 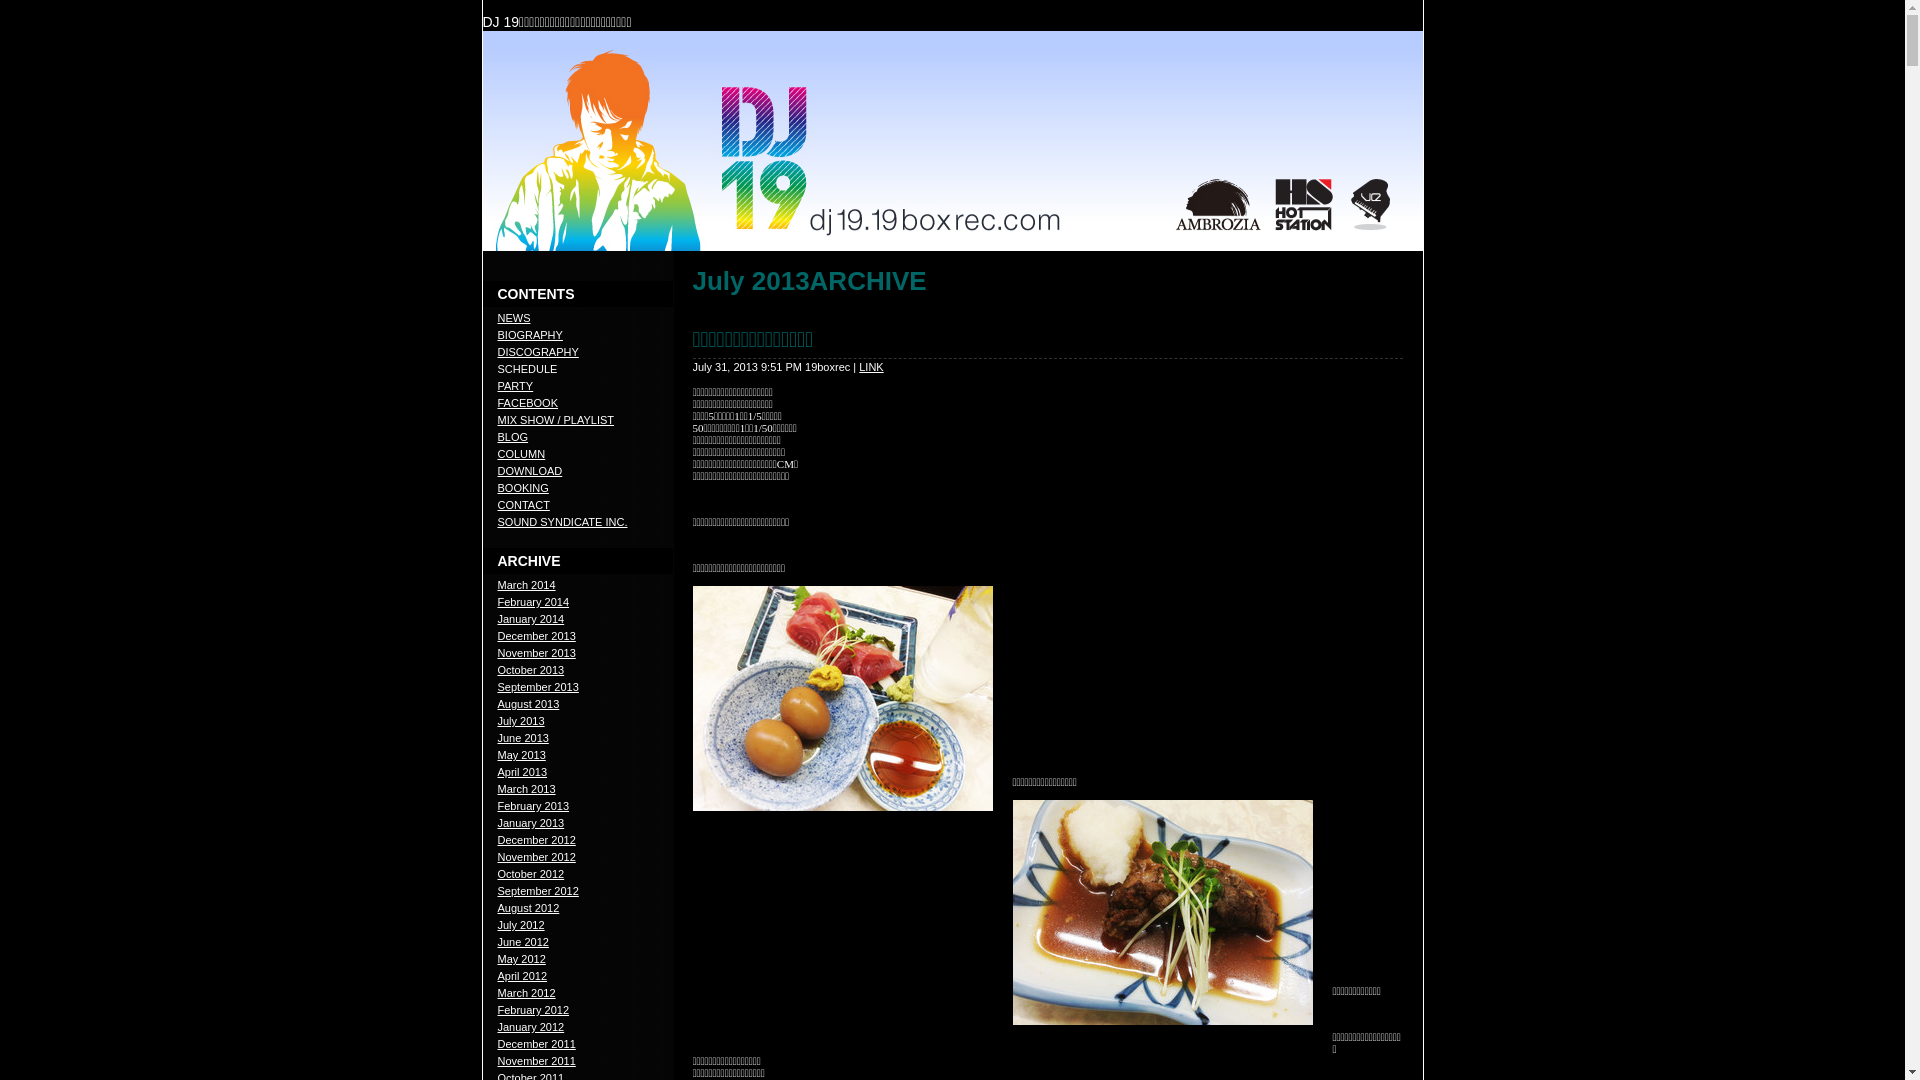 I want to click on 'November 2013', so click(x=537, y=652).